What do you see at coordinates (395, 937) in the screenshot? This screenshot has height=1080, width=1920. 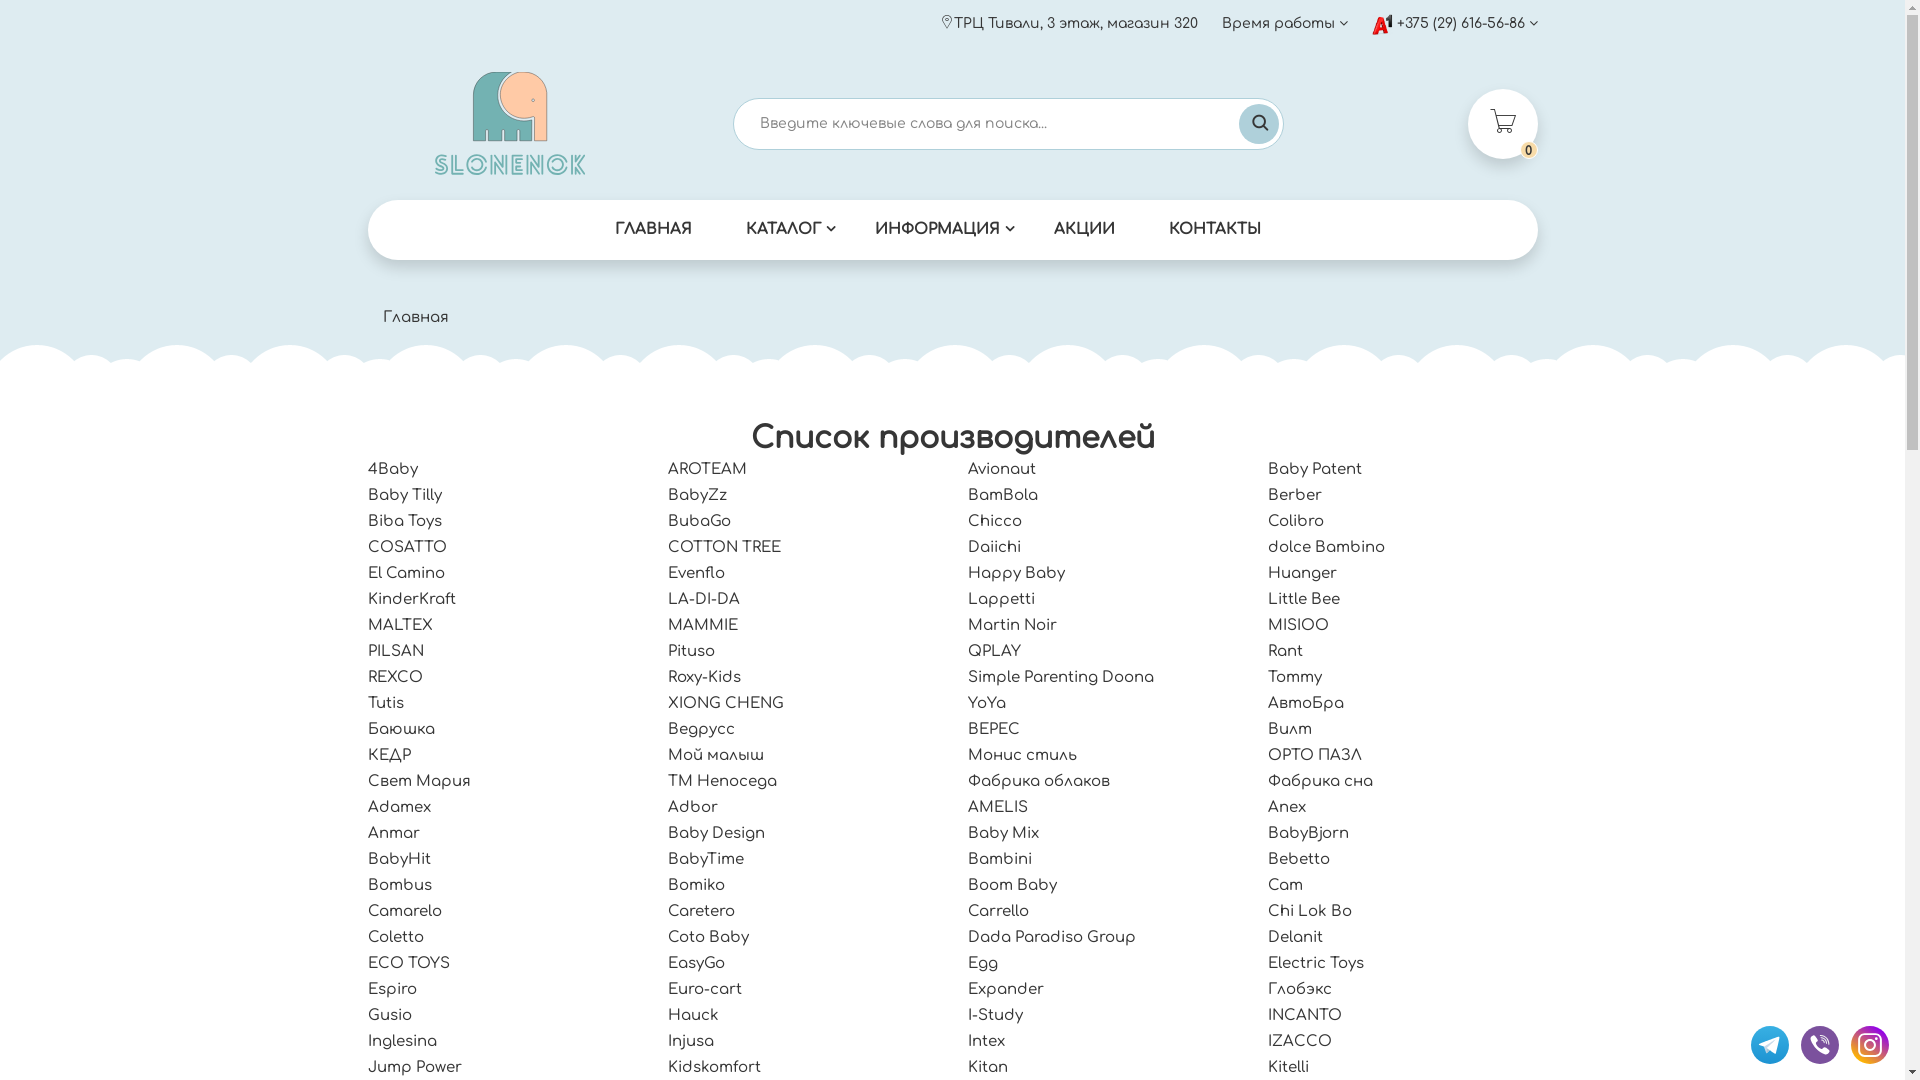 I see `'Coletto'` at bounding box center [395, 937].